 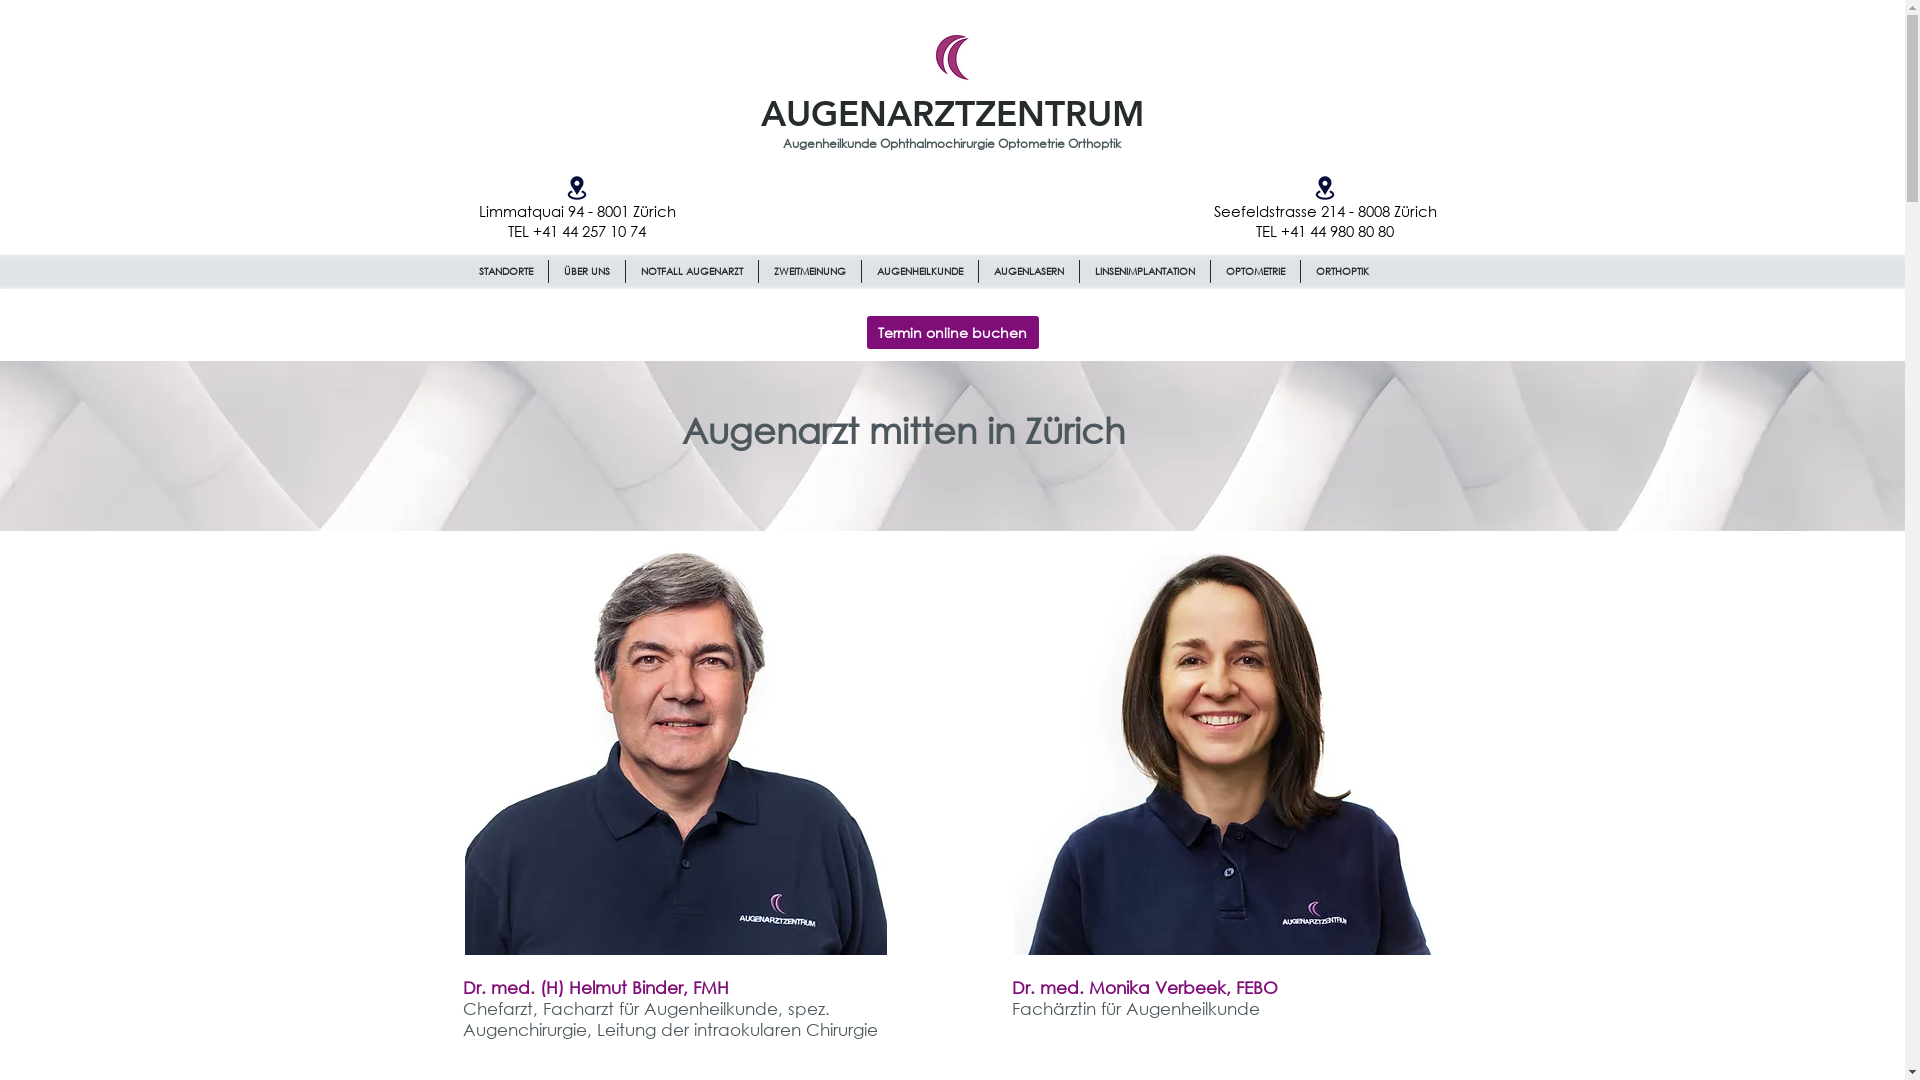 What do you see at coordinates (1341, 271) in the screenshot?
I see `'ORTHOPTIK'` at bounding box center [1341, 271].